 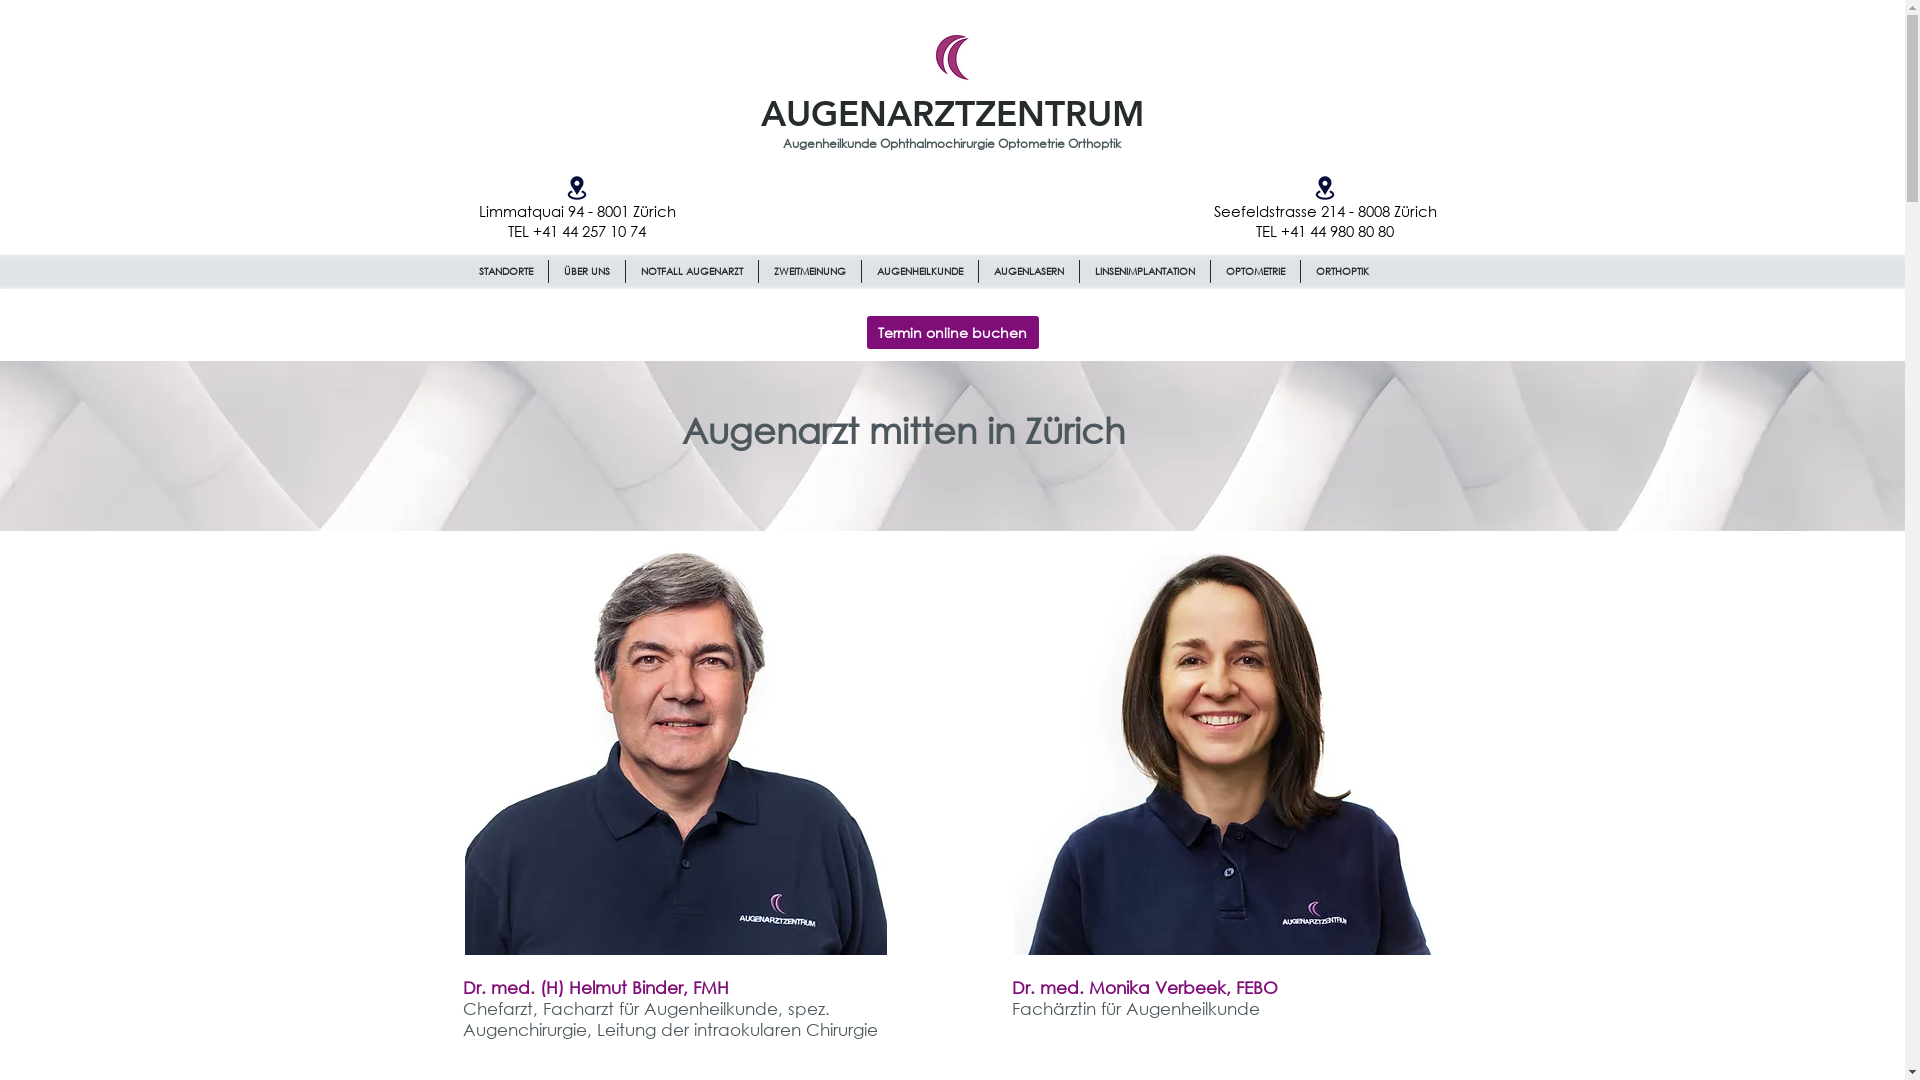 What do you see at coordinates (1341, 271) in the screenshot?
I see `'ORTHOPTIK'` at bounding box center [1341, 271].